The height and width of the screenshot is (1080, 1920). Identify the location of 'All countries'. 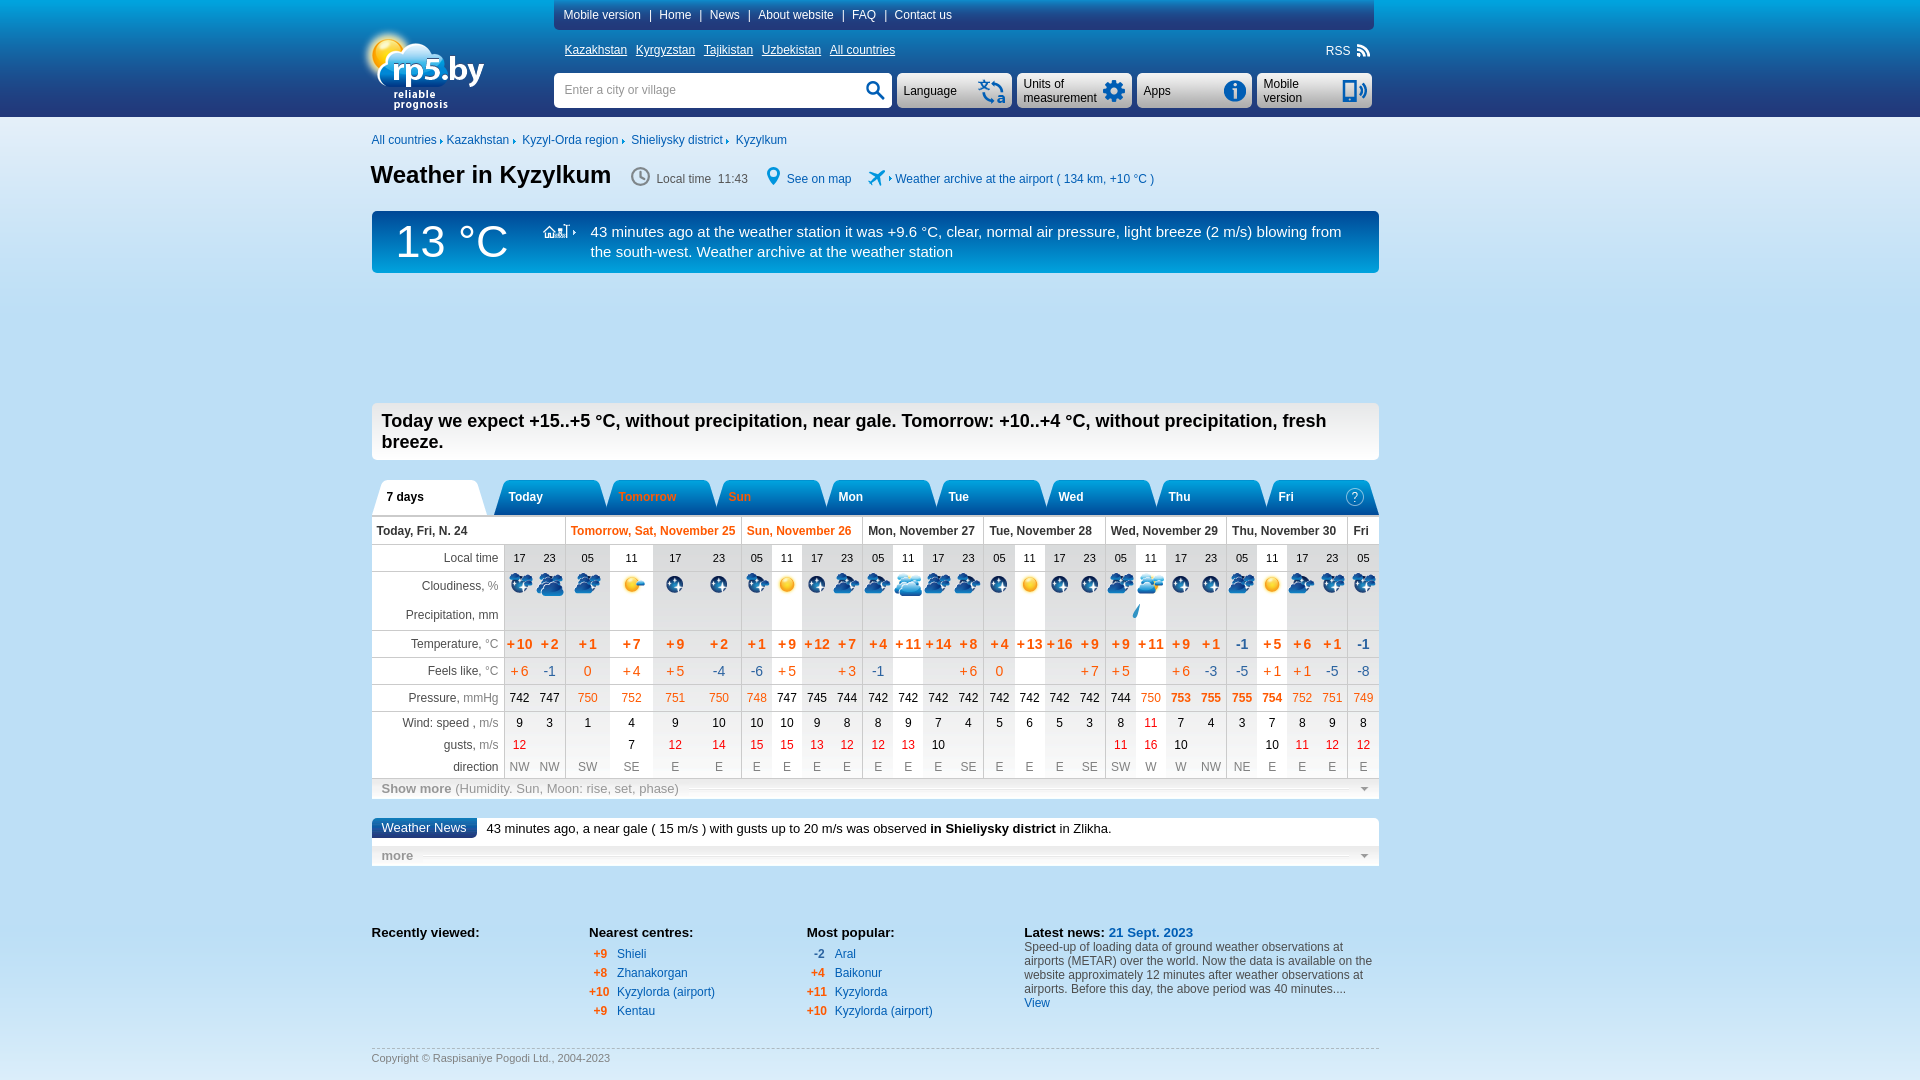
(403, 138).